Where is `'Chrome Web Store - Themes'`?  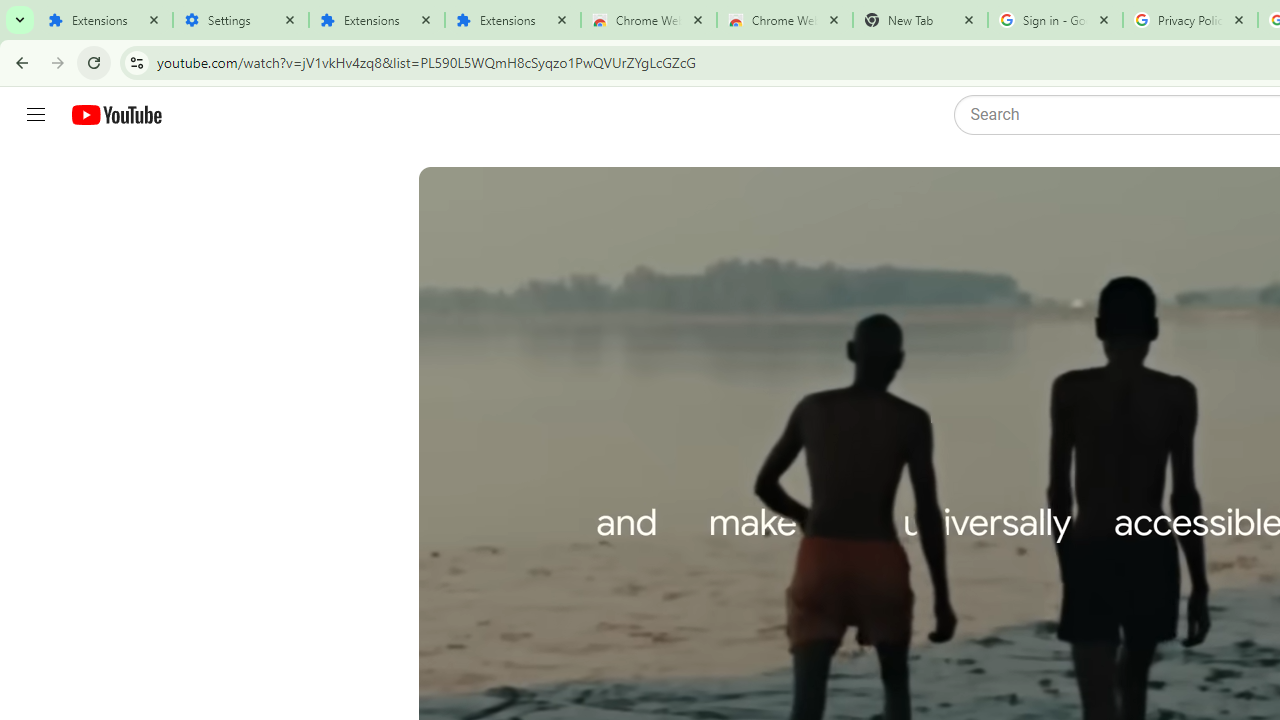
'Chrome Web Store - Themes' is located at coordinates (783, 20).